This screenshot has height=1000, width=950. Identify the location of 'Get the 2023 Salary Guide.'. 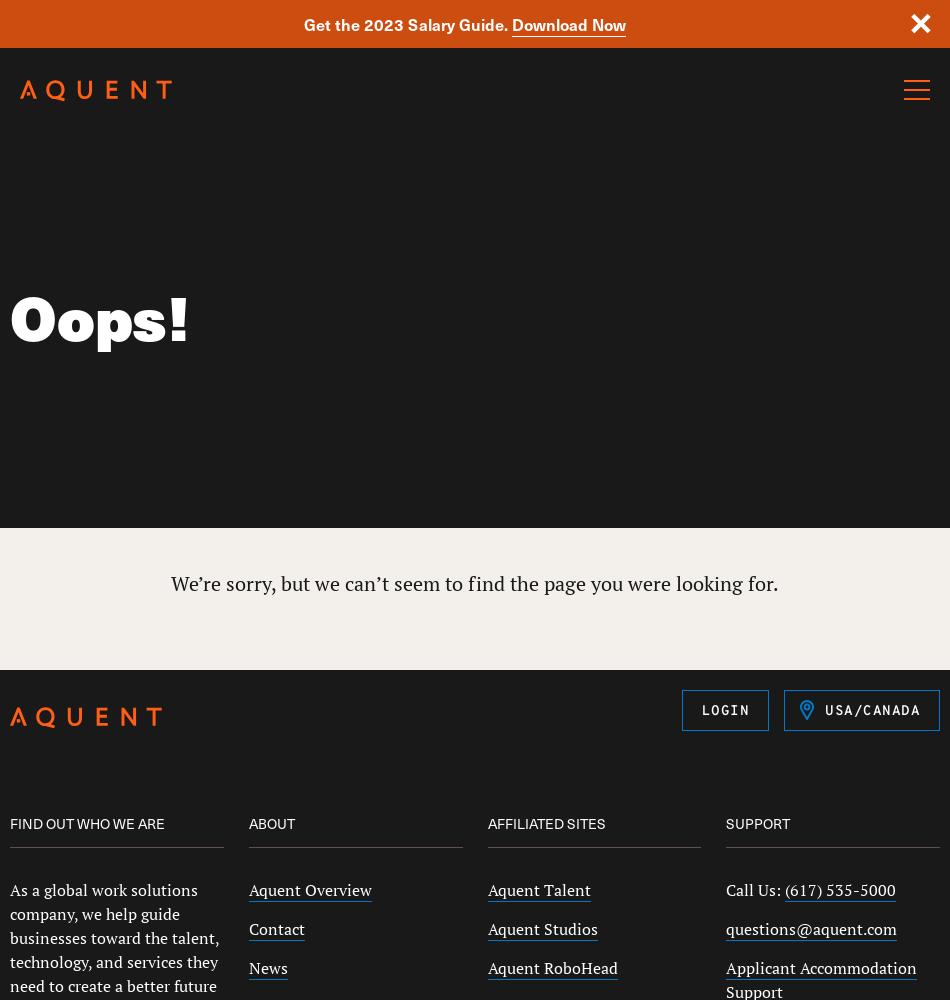
(303, 24).